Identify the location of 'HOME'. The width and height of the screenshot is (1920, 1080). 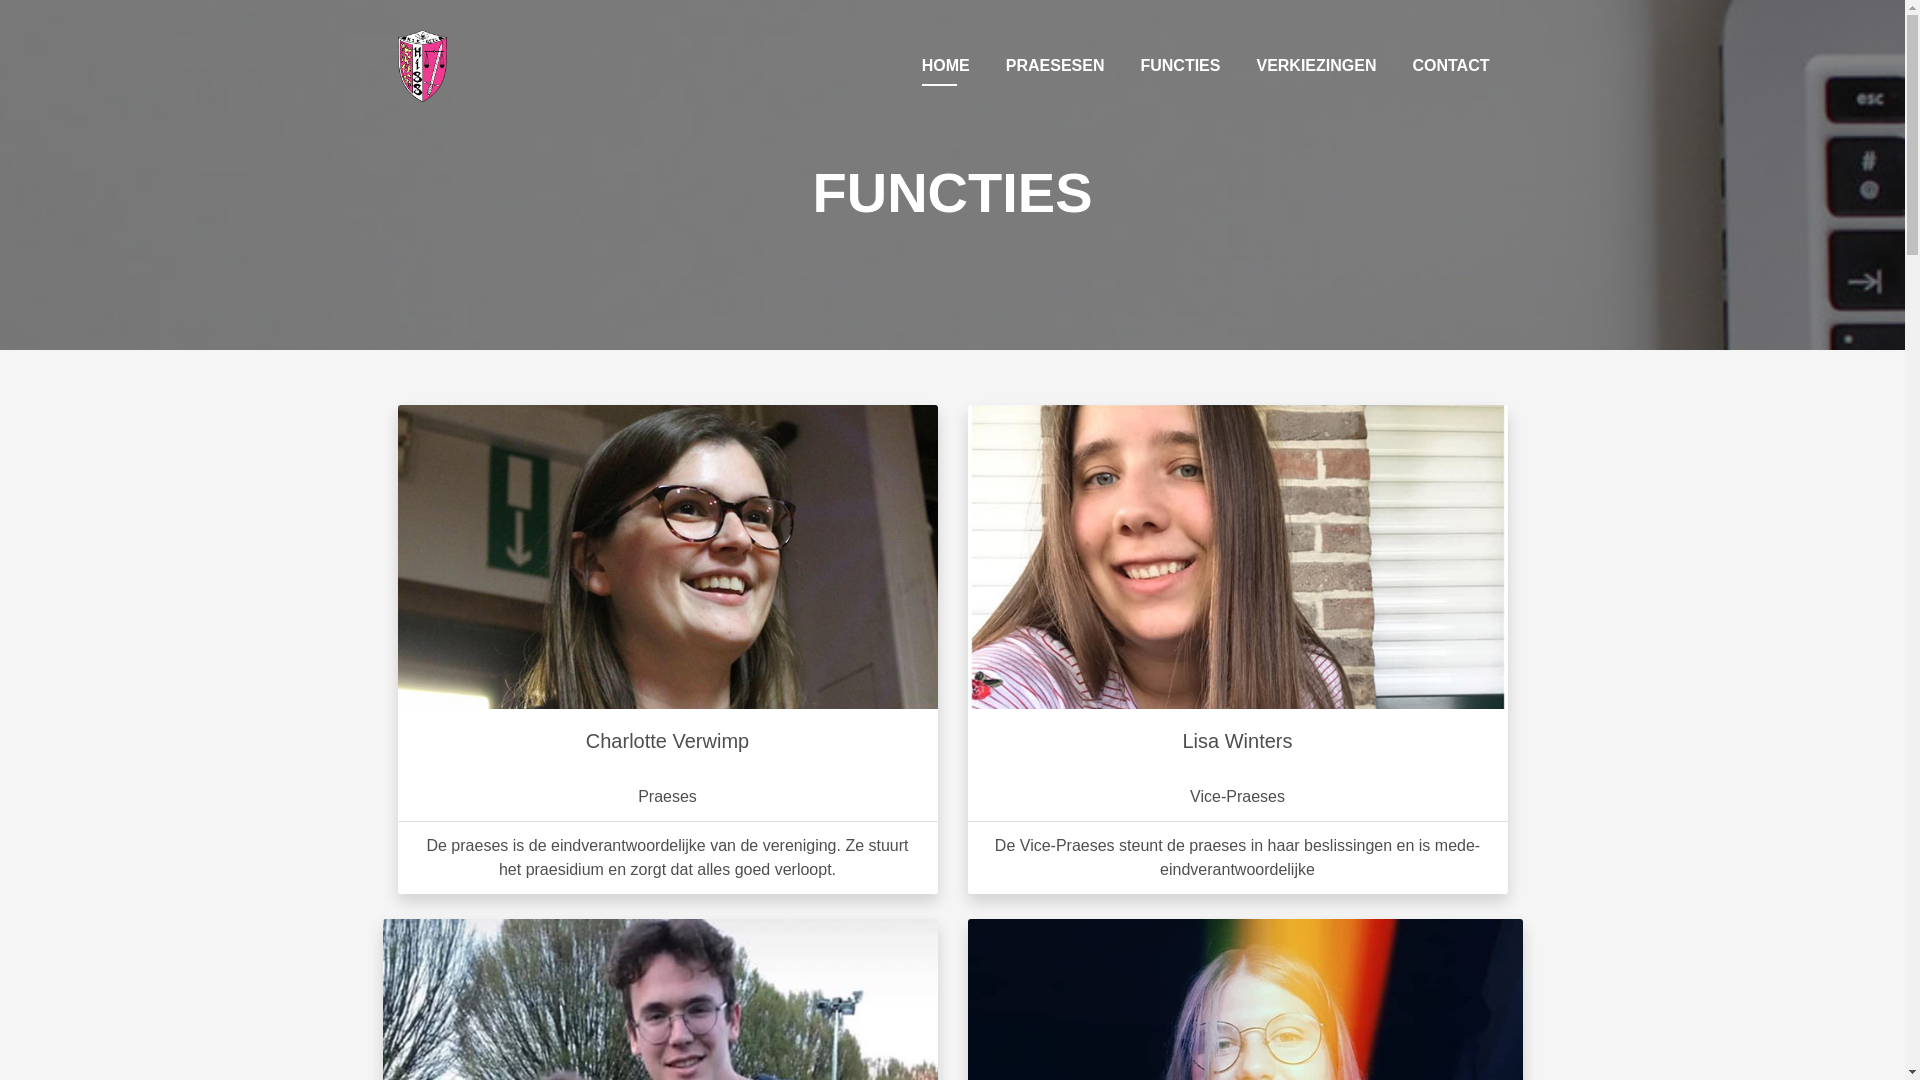
(912, 64).